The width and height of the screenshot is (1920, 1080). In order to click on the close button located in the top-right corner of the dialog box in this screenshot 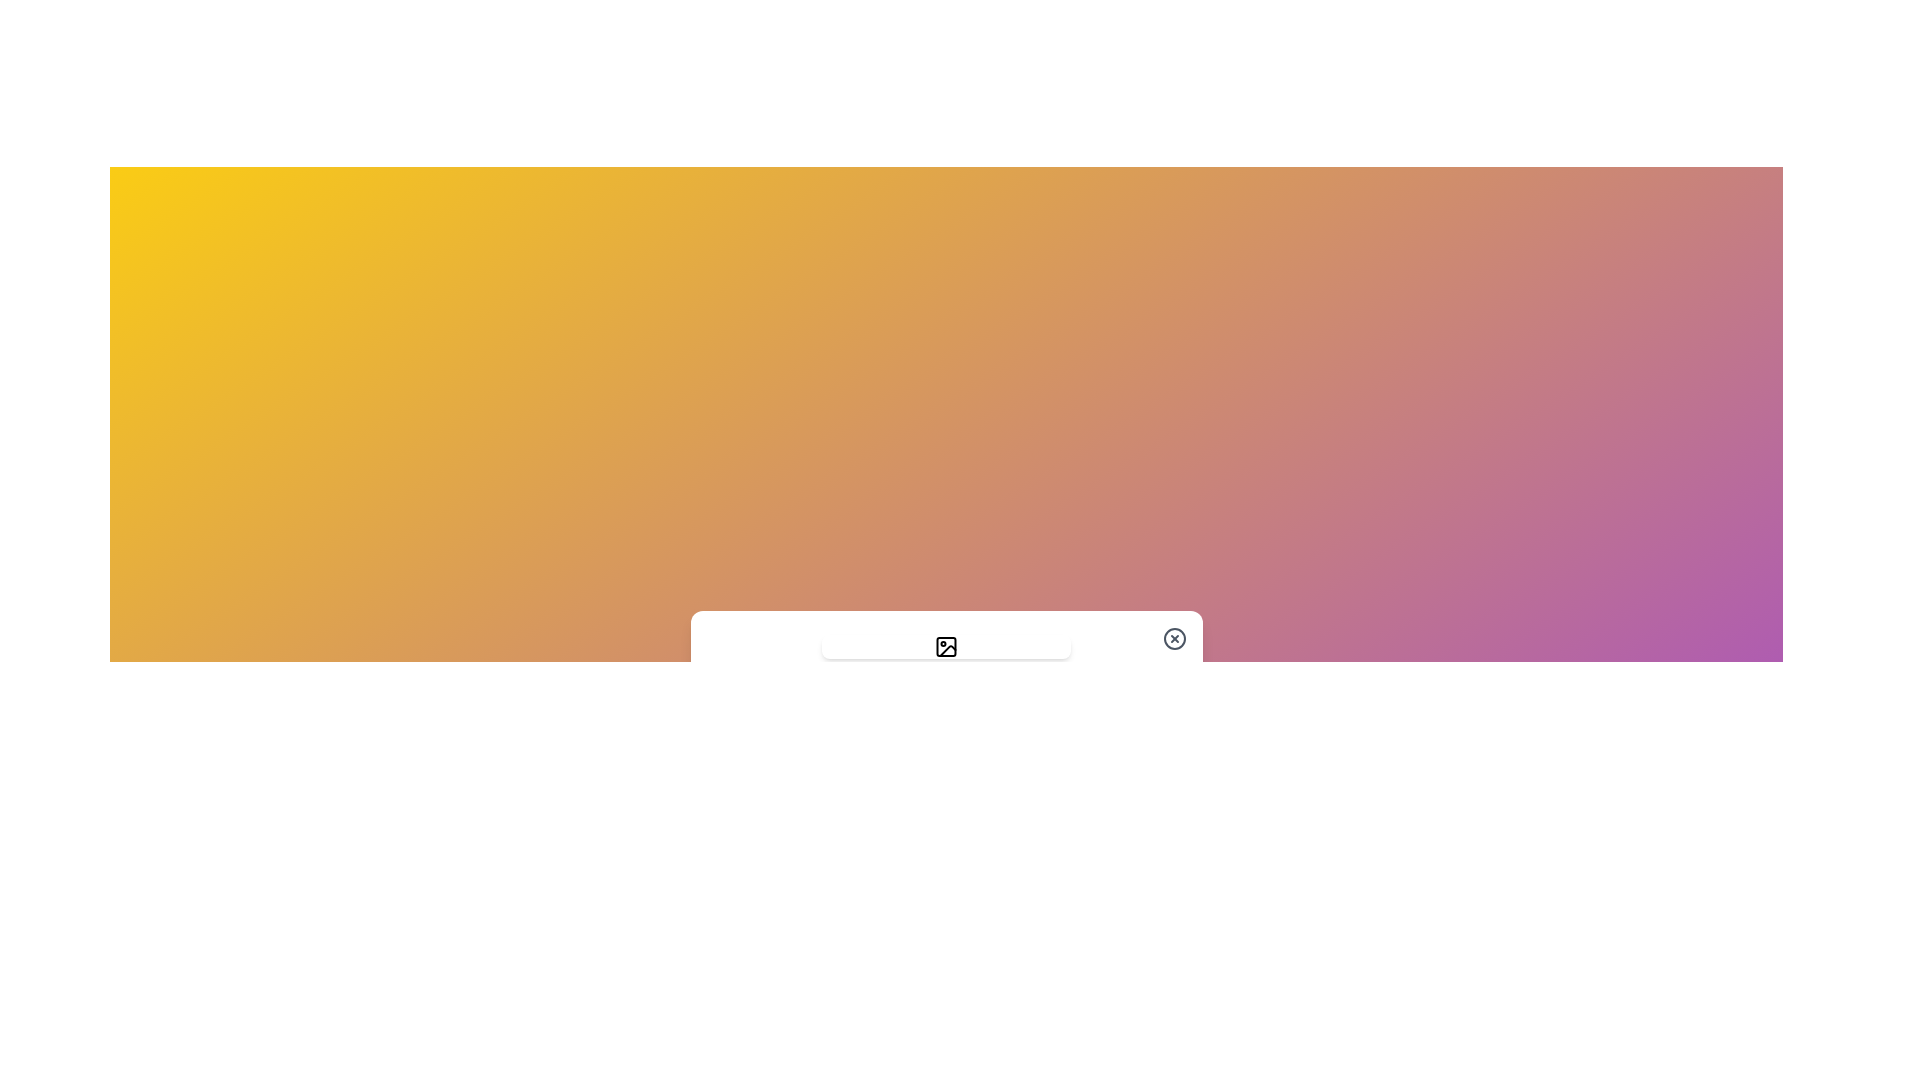, I will do `click(1174, 639)`.